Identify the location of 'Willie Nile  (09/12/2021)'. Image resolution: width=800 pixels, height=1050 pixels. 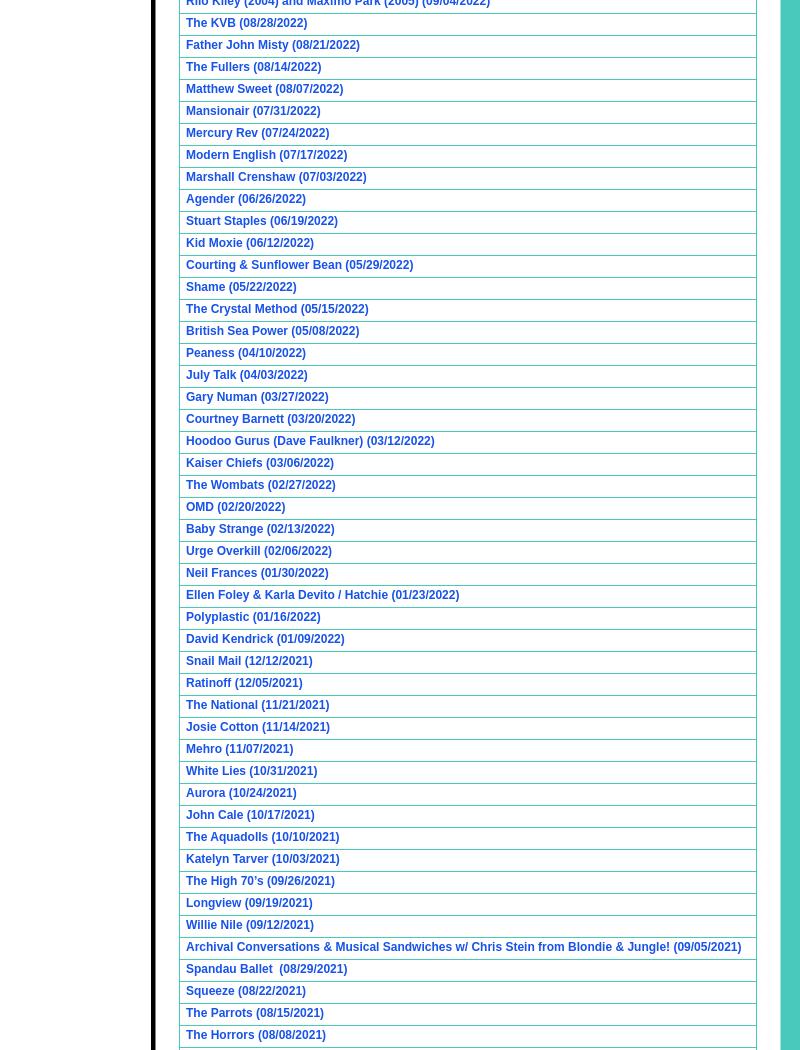
(248, 925).